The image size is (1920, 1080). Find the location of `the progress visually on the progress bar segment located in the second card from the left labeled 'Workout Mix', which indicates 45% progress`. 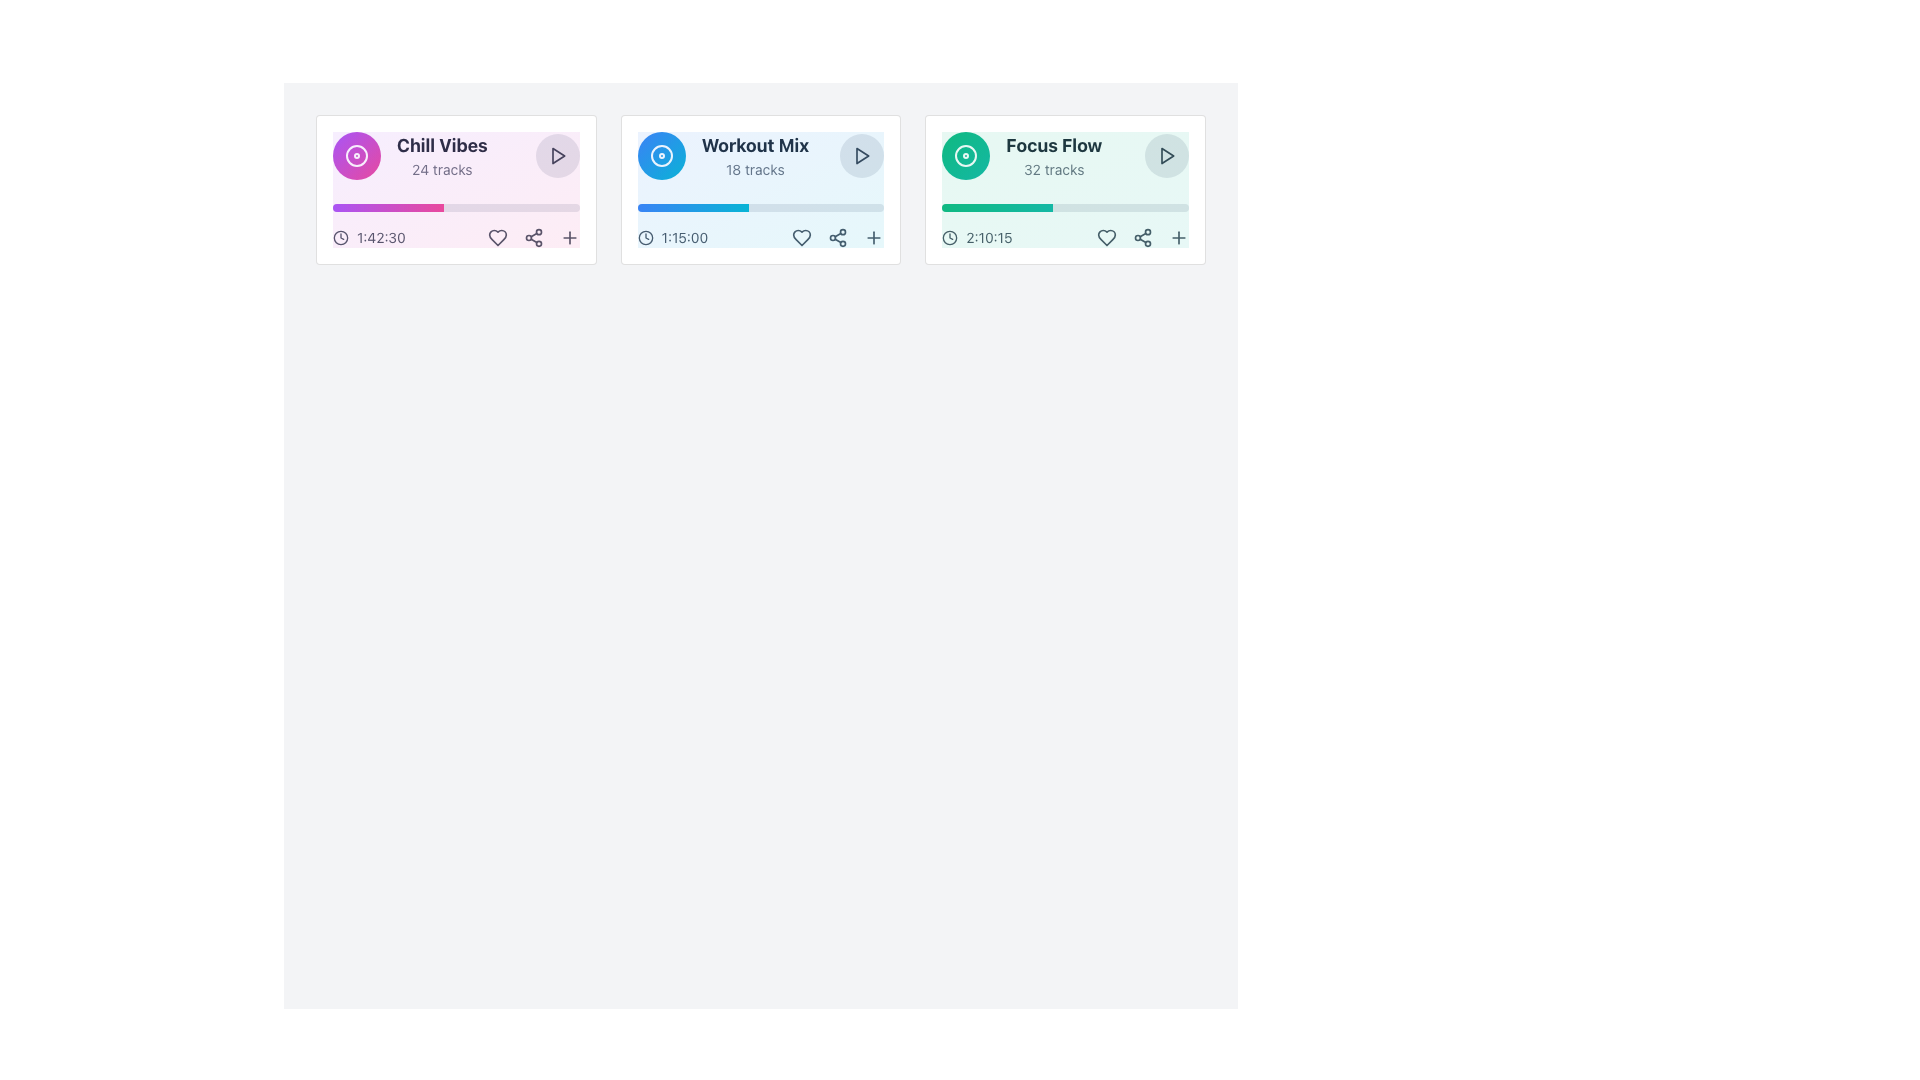

the progress visually on the progress bar segment located in the second card from the left labeled 'Workout Mix', which indicates 45% progress is located at coordinates (693, 208).